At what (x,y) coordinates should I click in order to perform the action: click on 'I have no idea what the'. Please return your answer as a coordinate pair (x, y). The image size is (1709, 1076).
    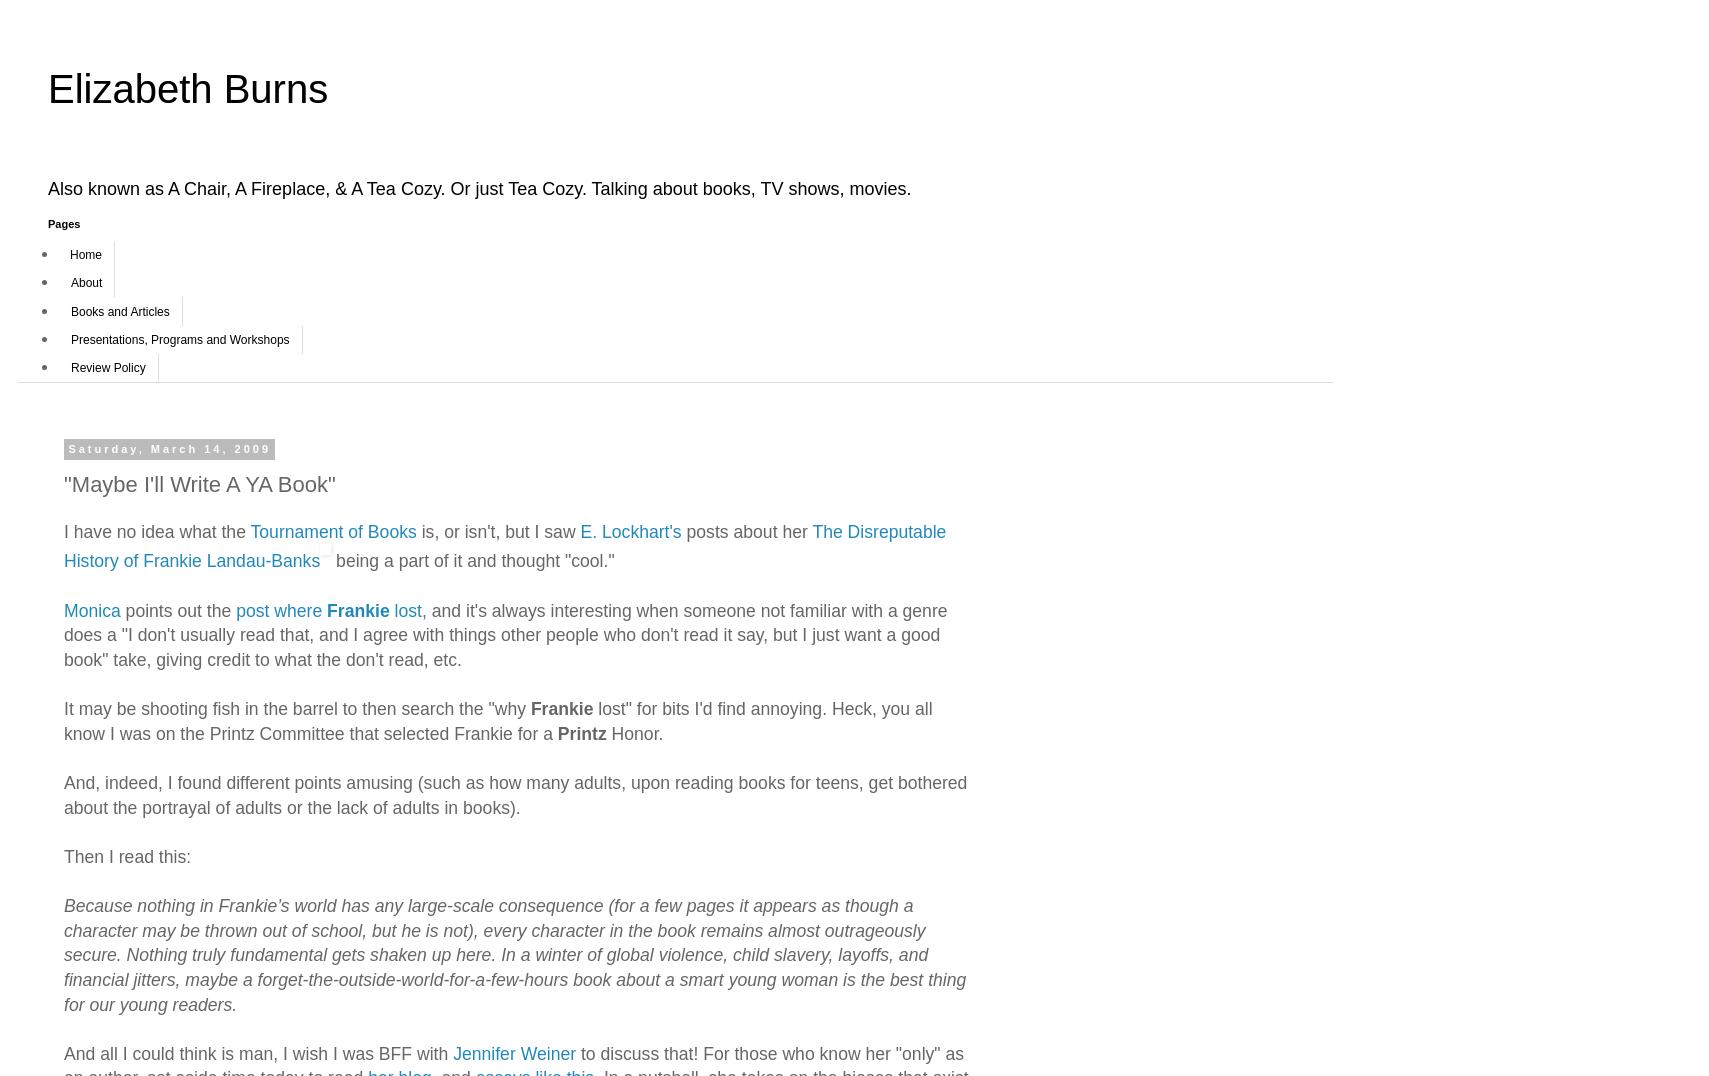
    Looking at the image, I should click on (156, 531).